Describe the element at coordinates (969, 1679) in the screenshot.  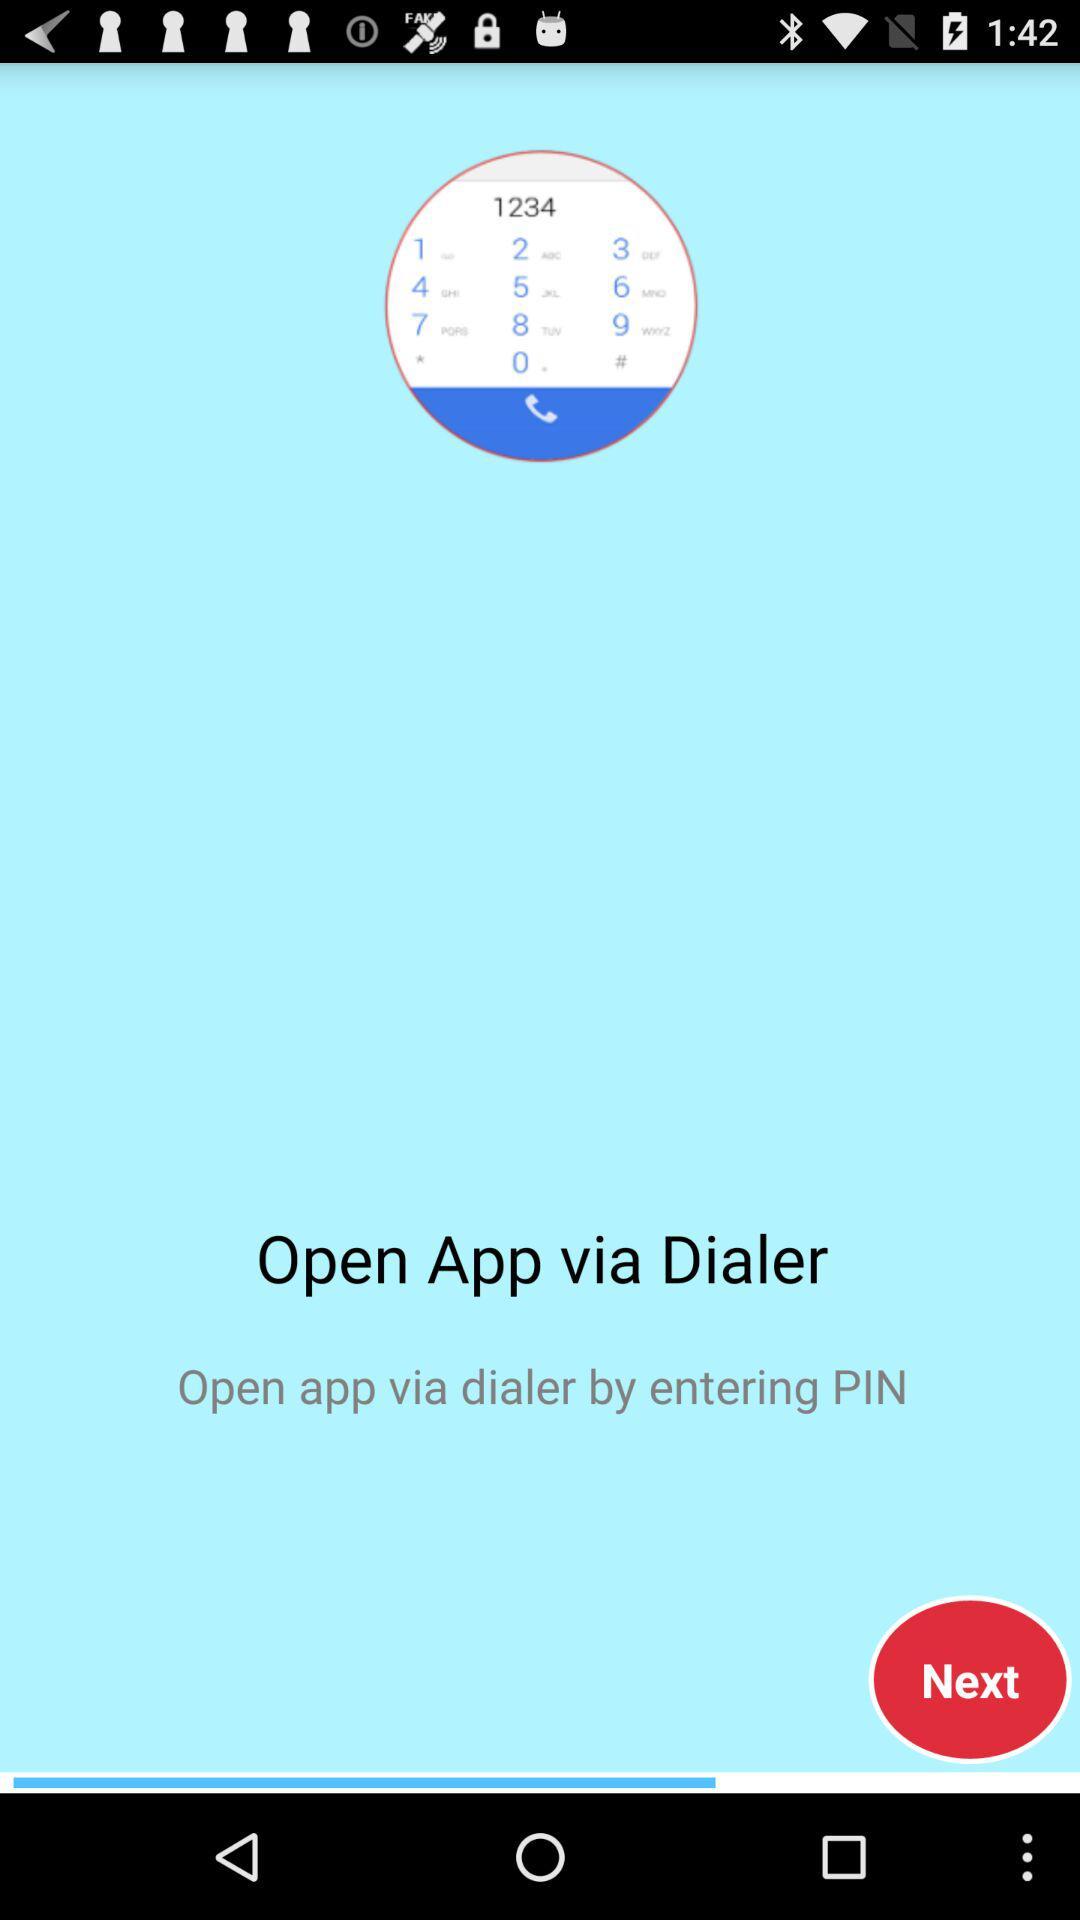
I see `the next button` at that location.